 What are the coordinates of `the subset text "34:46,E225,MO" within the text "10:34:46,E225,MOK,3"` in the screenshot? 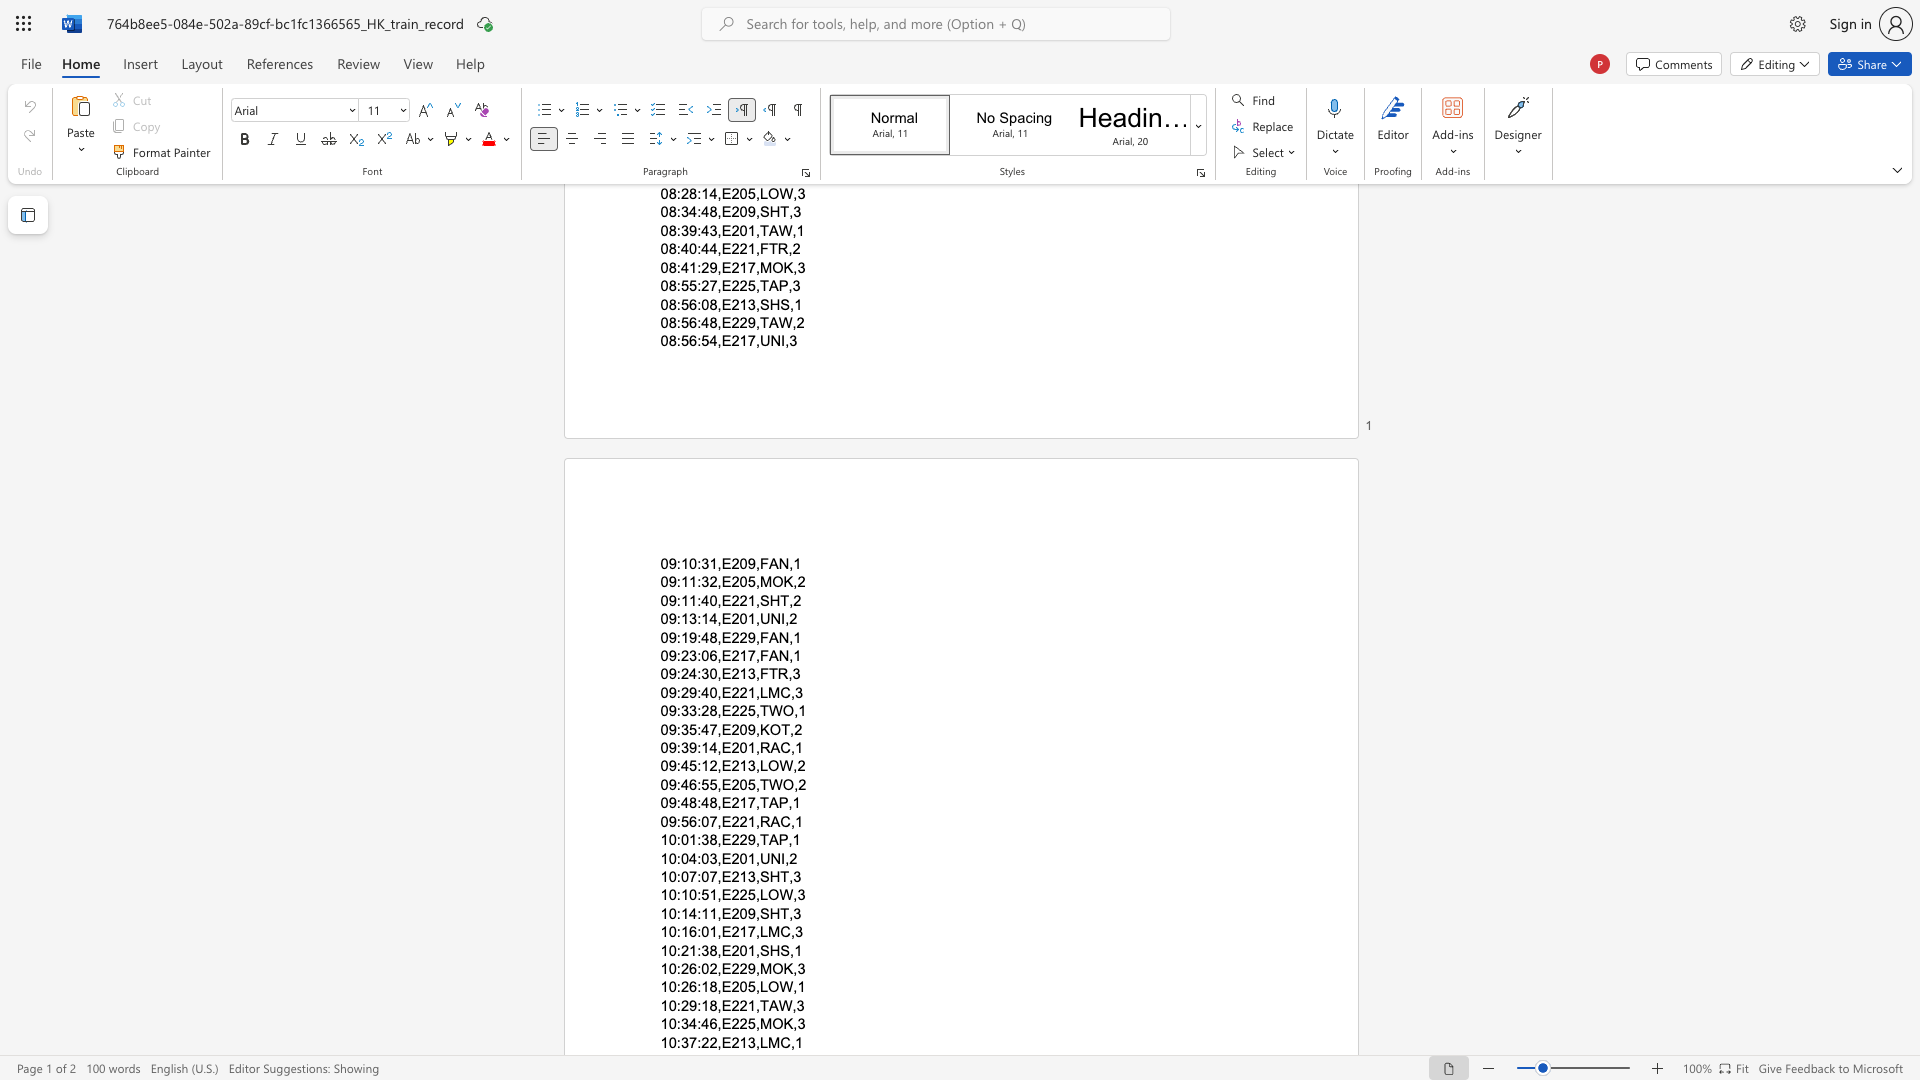 It's located at (680, 1024).